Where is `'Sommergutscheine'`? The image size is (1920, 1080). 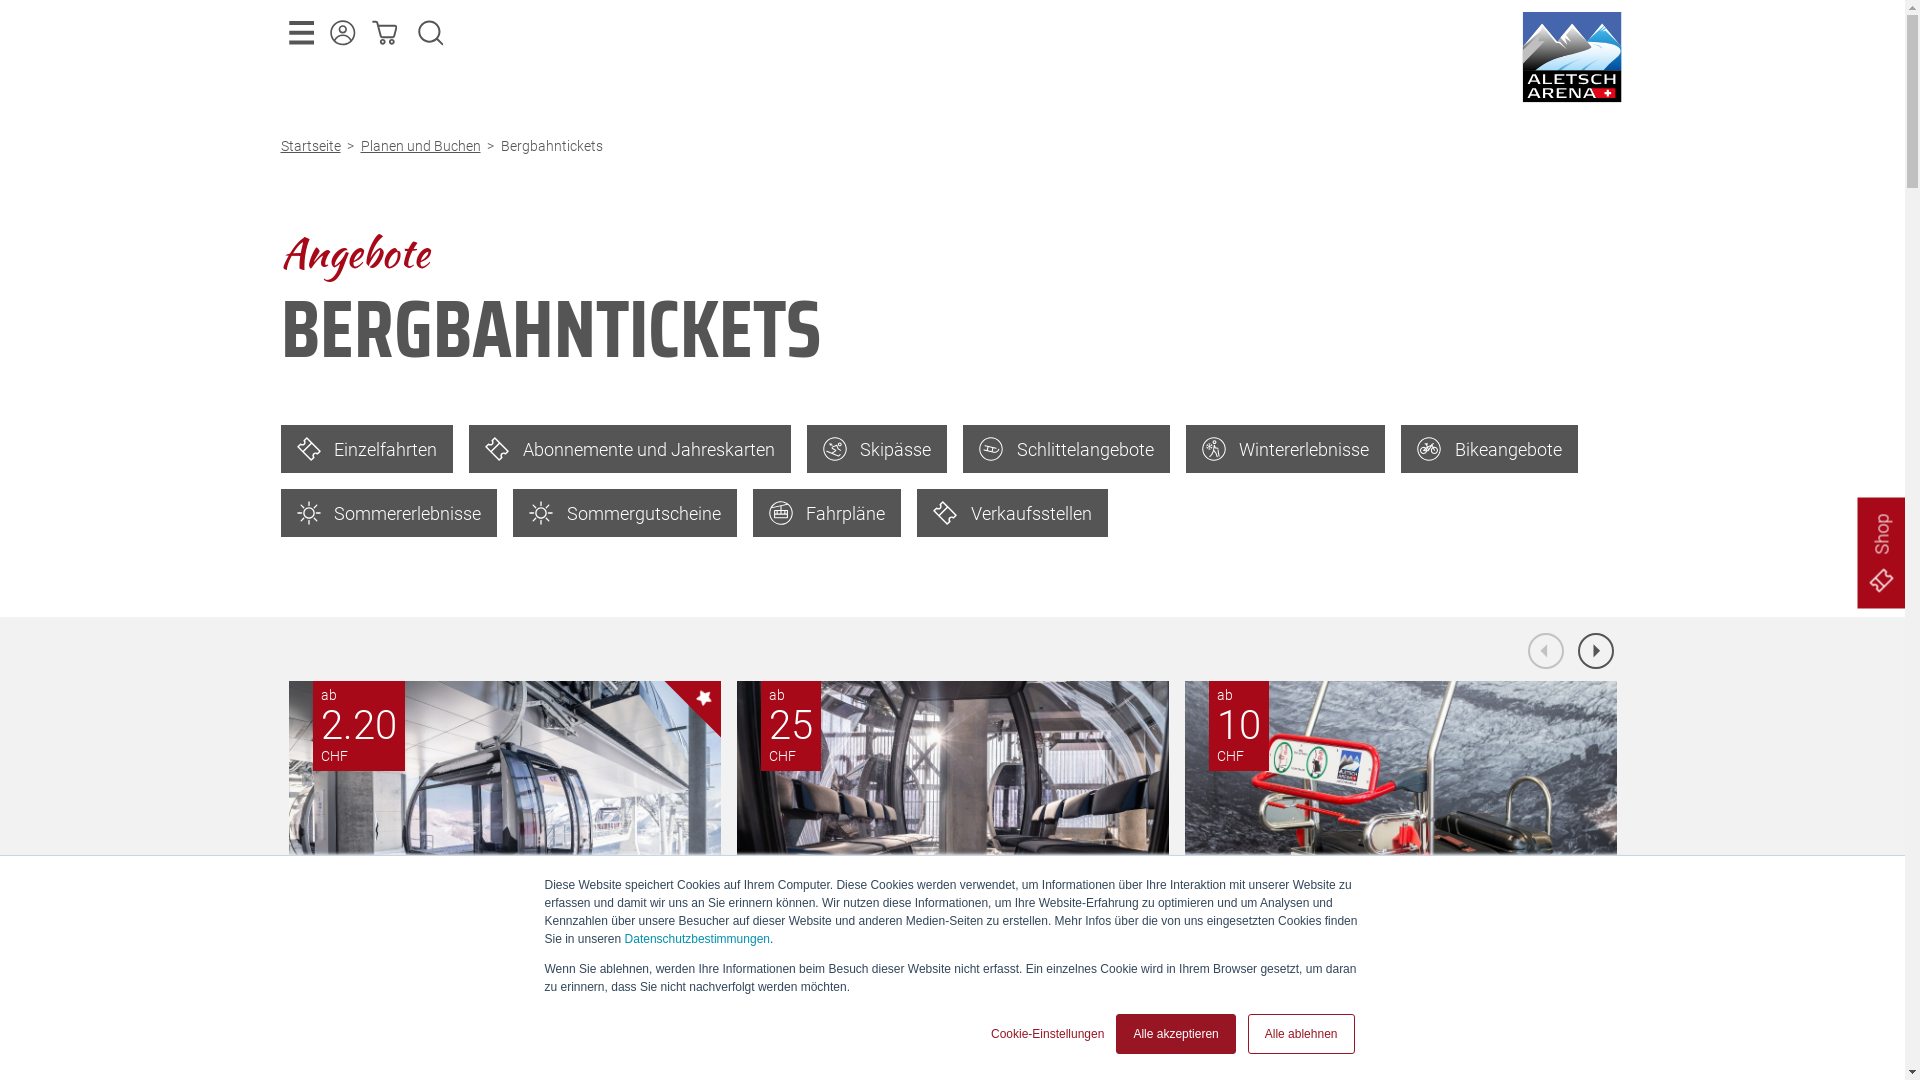 'Sommergutscheine' is located at coordinates (623, 512).